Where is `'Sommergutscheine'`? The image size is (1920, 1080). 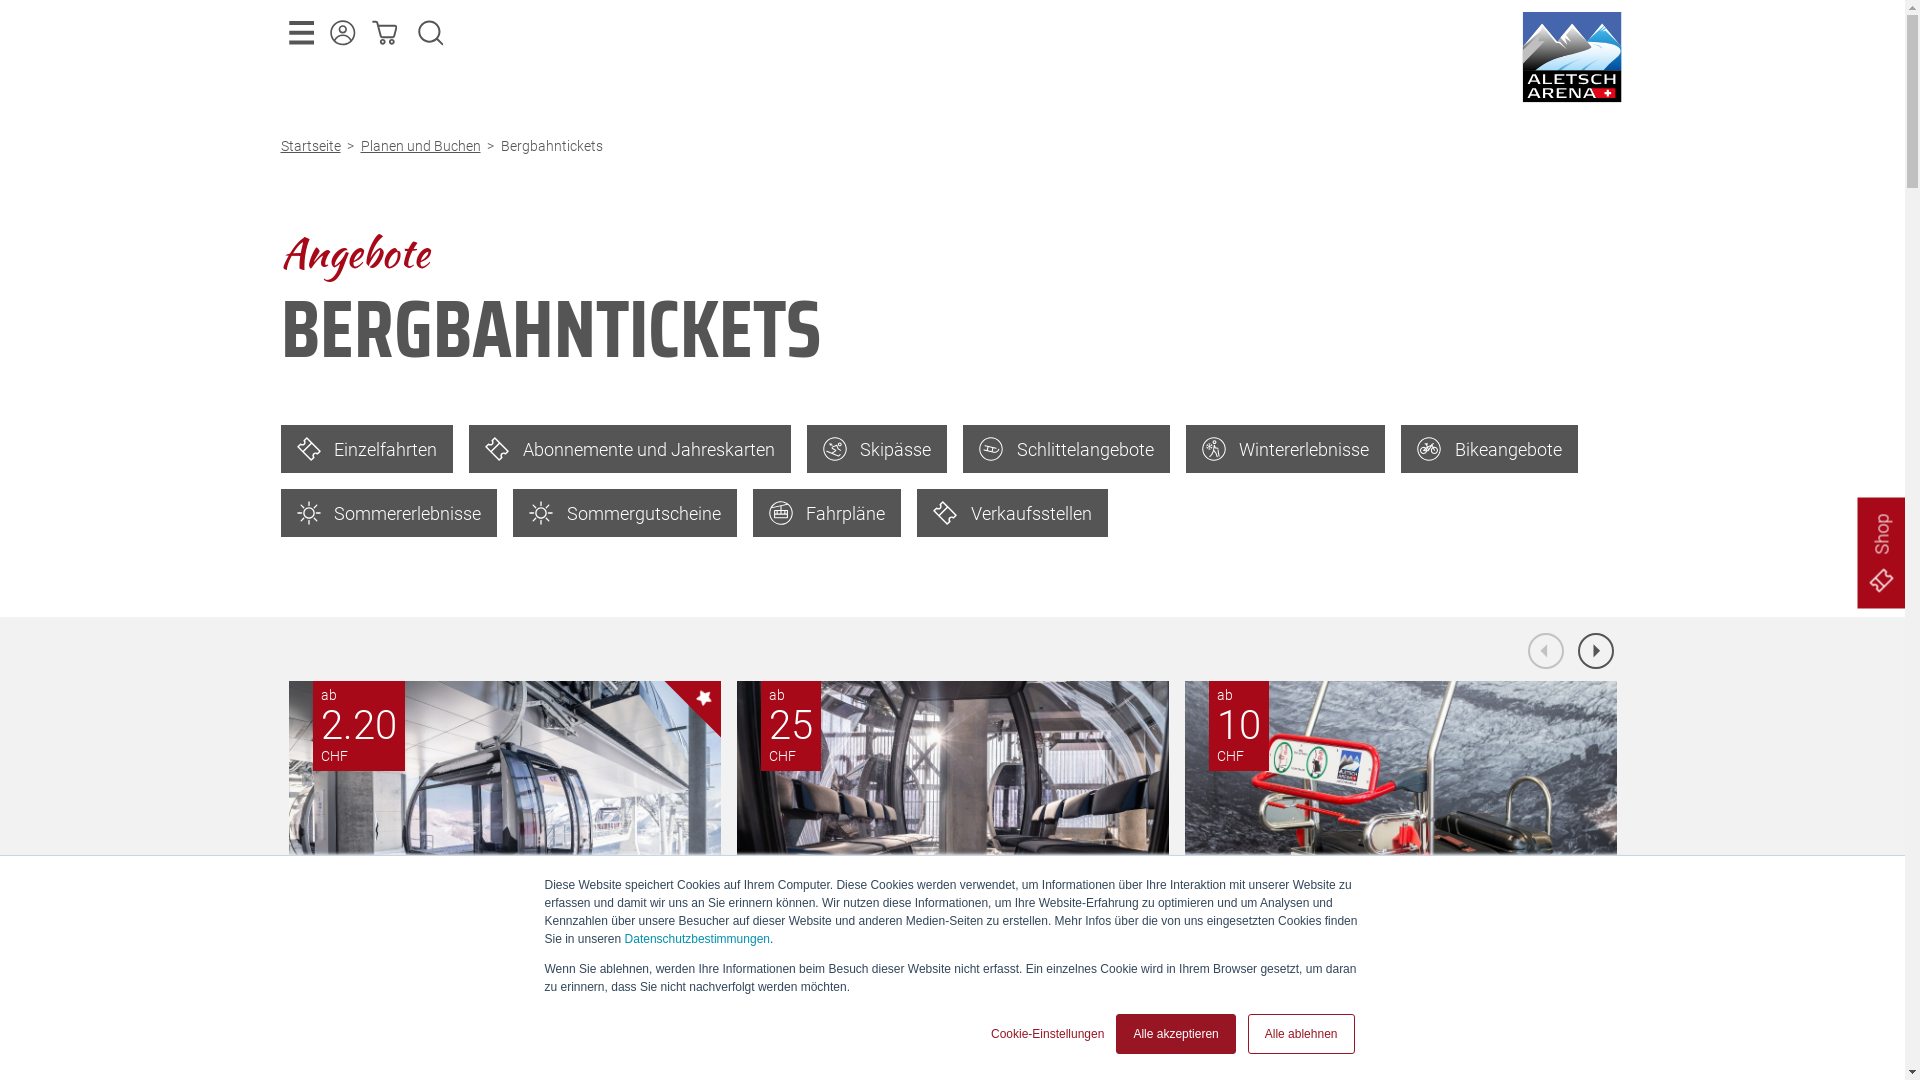 'Sommergutscheine' is located at coordinates (623, 512).